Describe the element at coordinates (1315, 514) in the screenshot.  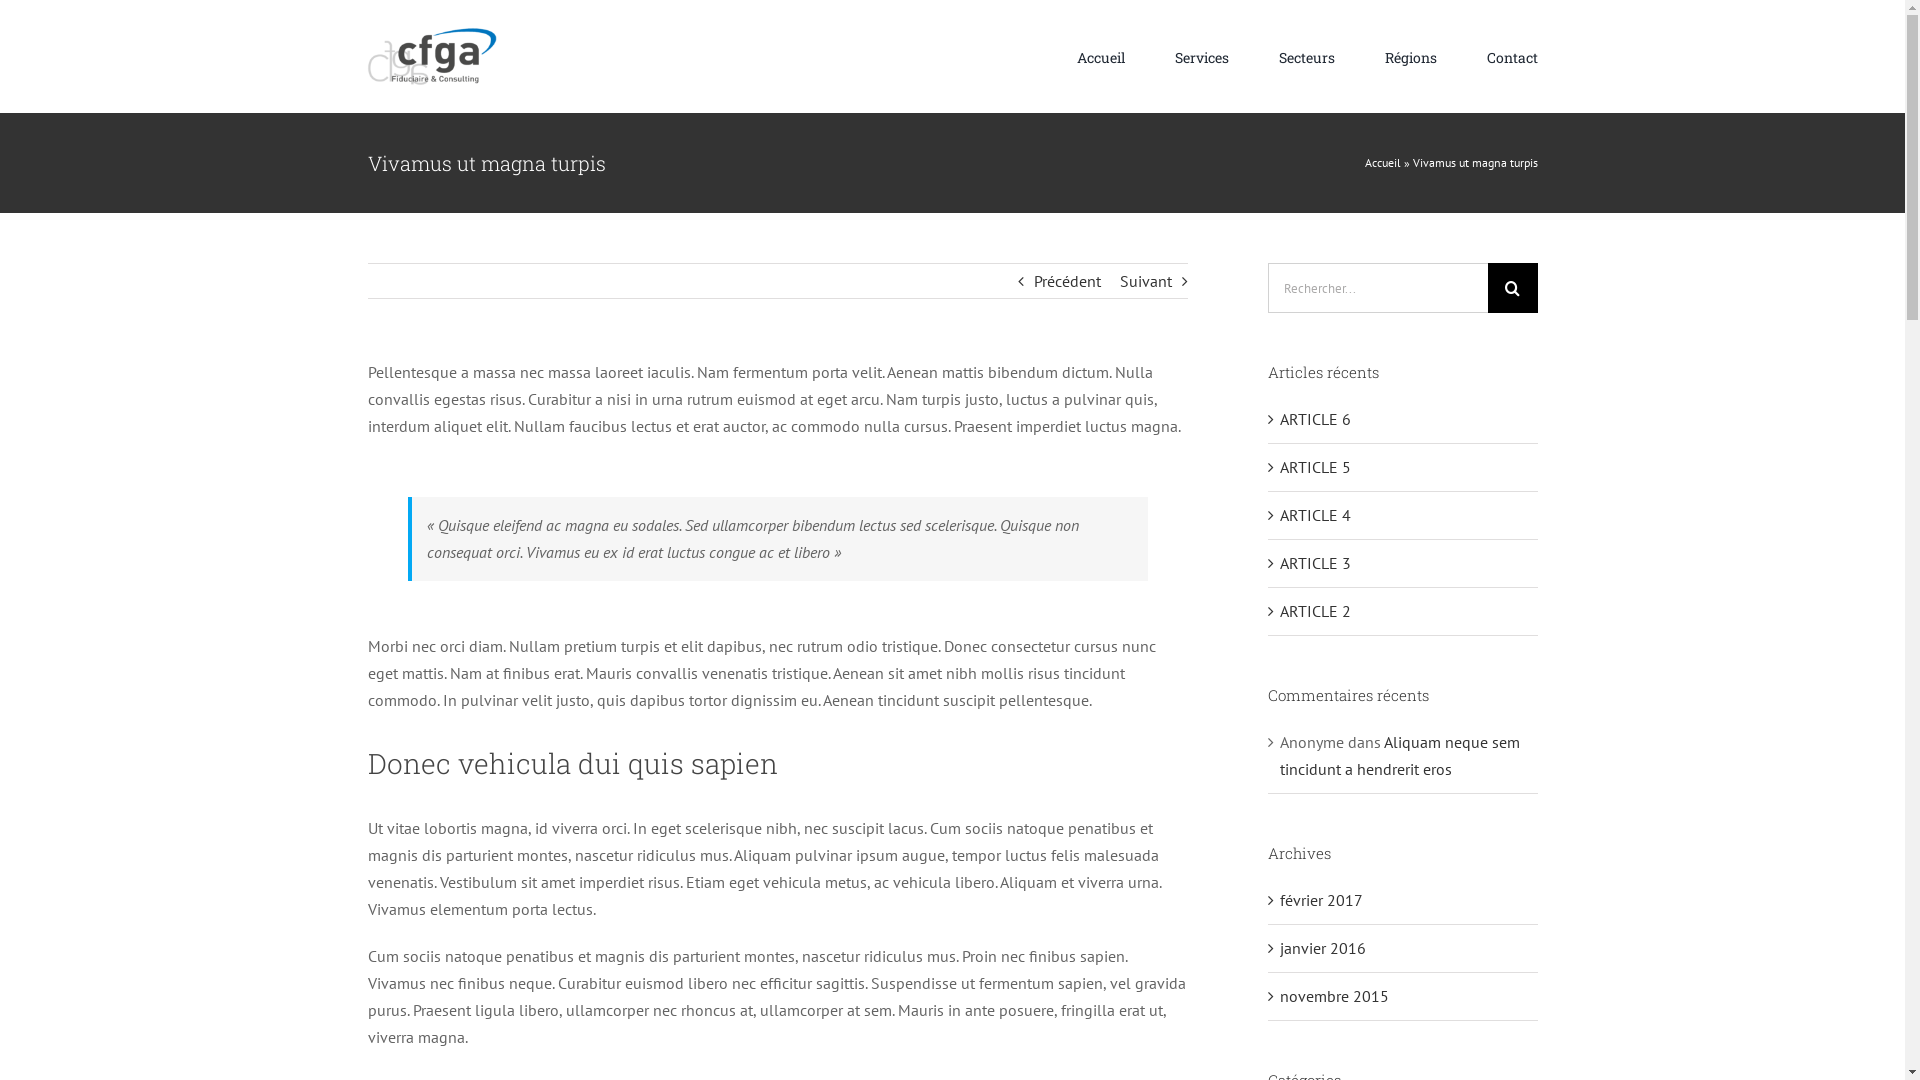
I see `'ARTICLE 4'` at that location.